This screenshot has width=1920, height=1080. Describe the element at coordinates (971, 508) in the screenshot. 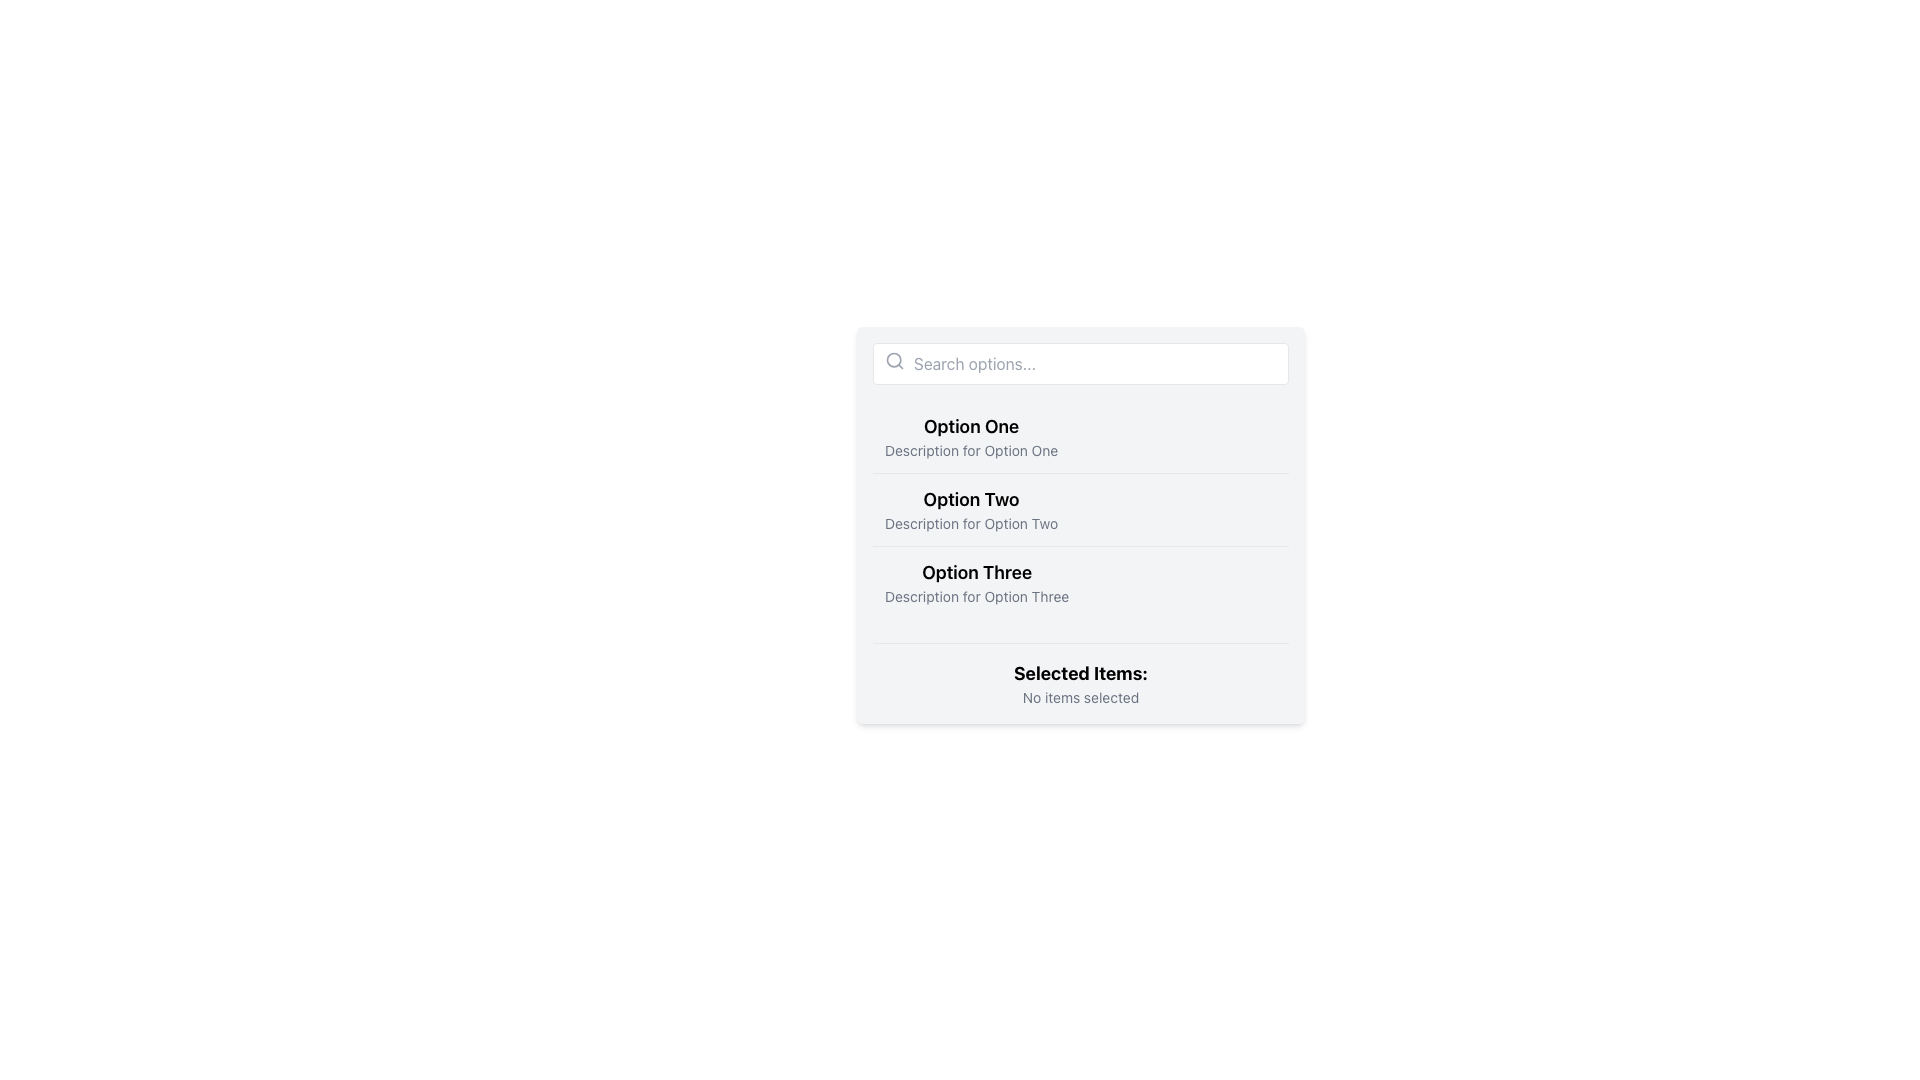

I see `the list item labeled 'Option Two'` at that location.